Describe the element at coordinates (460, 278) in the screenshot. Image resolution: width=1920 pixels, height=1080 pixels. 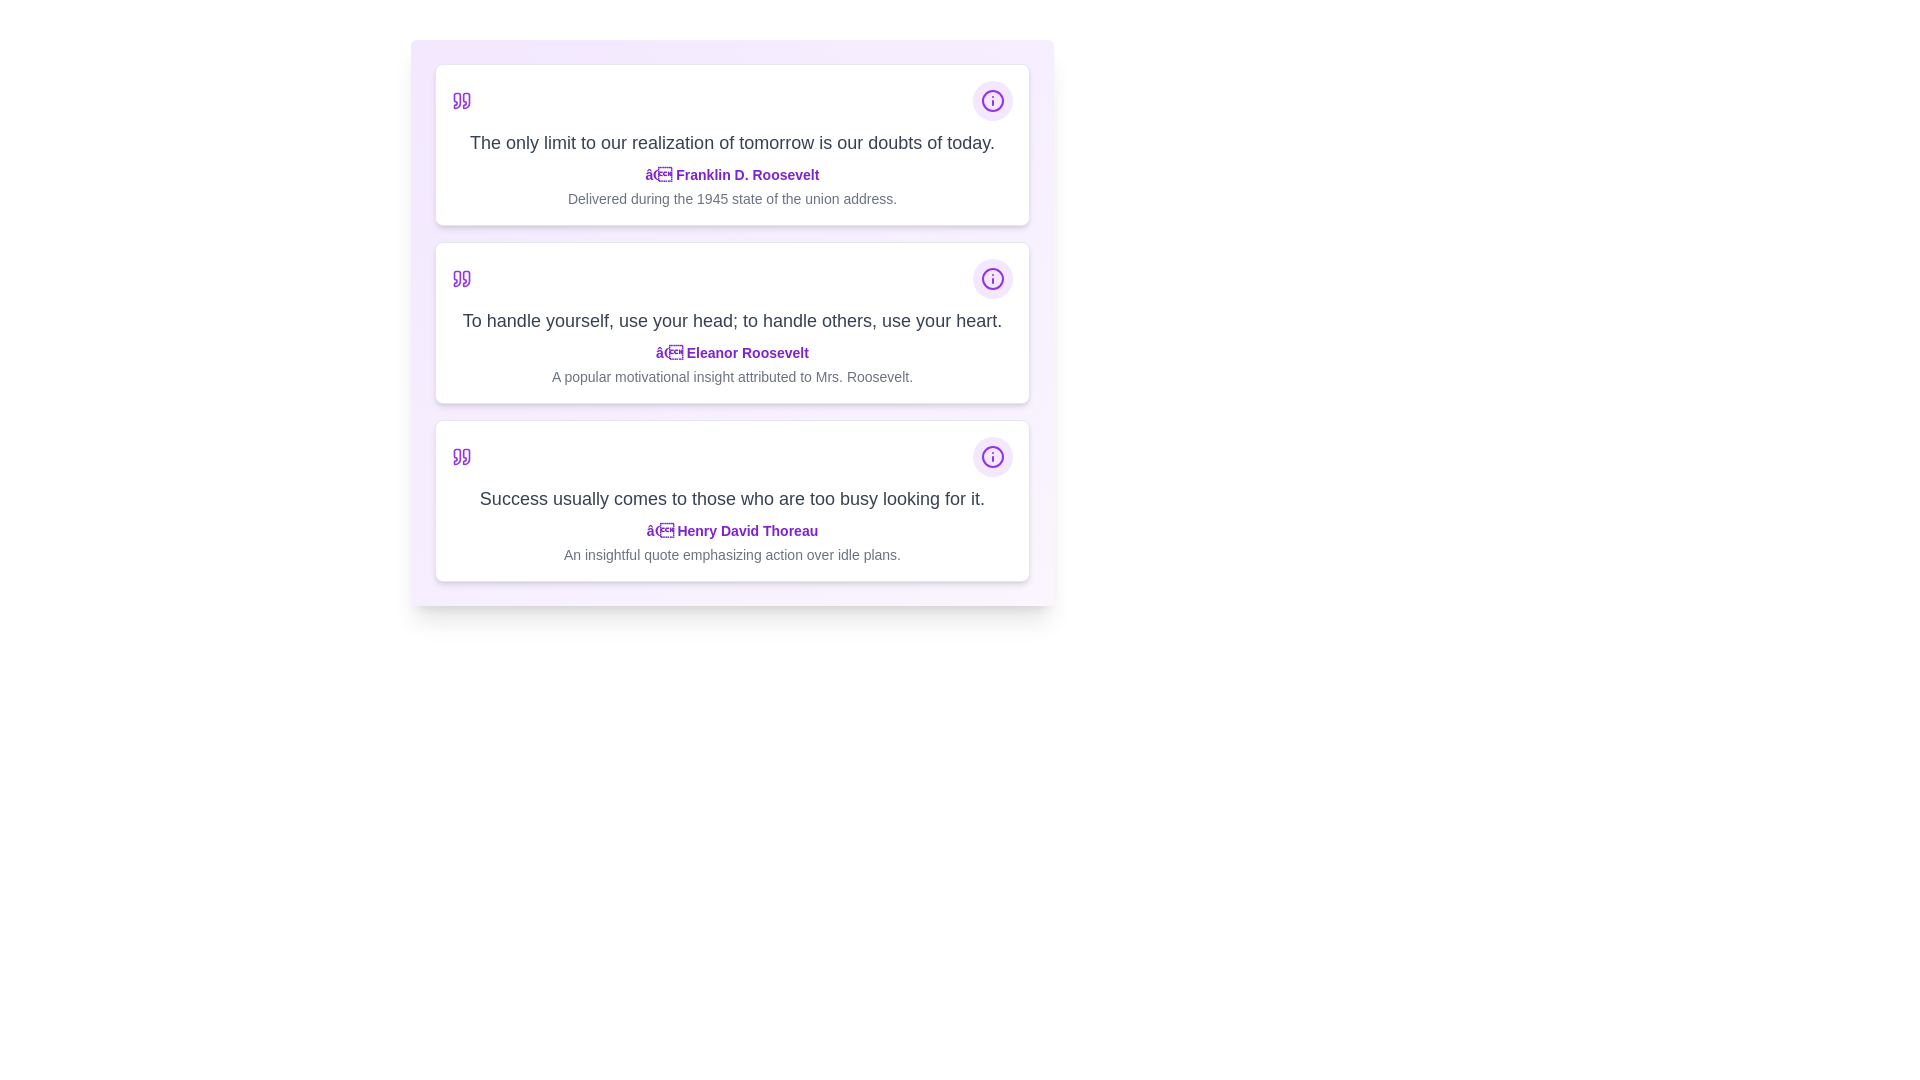
I see `the purple SVG graphic icon resembling quotation marks located at the top-left corner of the quote card` at that location.